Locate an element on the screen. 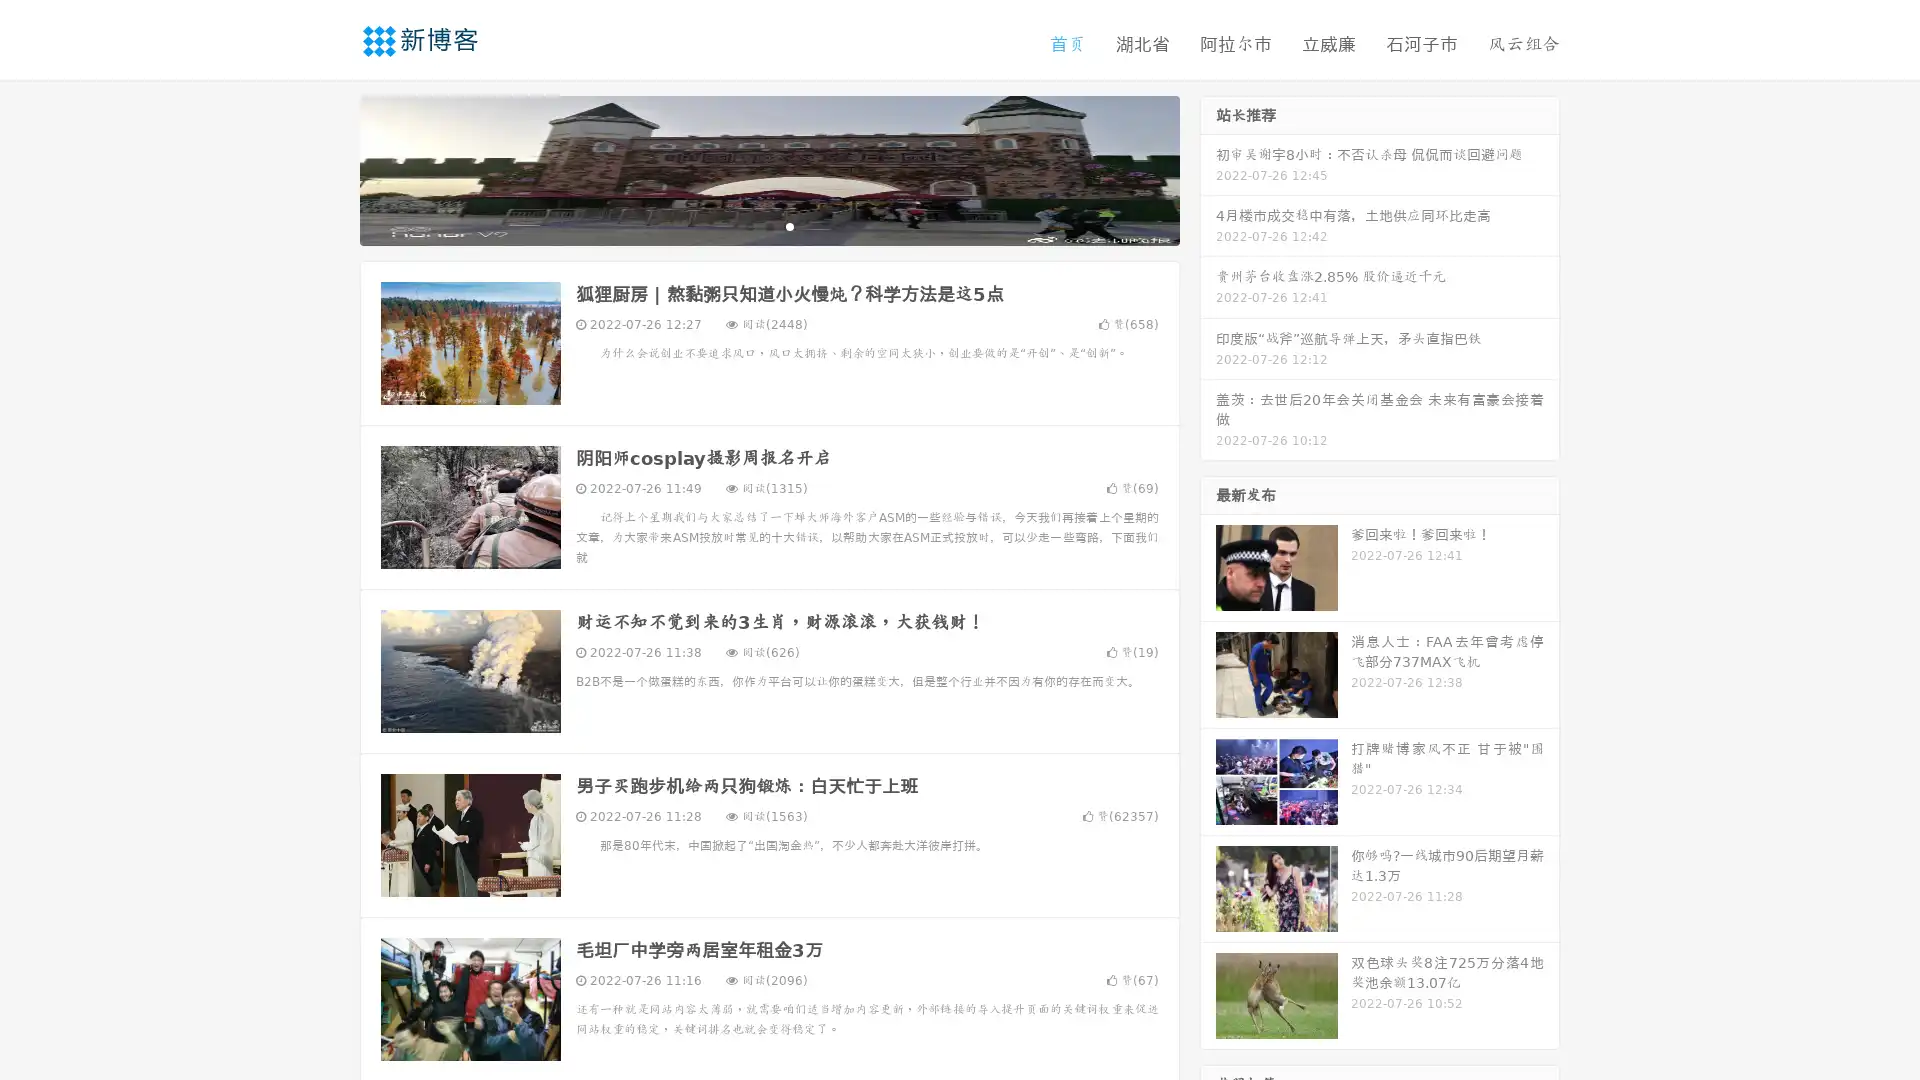 This screenshot has height=1080, width=1920. Go to slide 3 is located at coordinates (789, 225).